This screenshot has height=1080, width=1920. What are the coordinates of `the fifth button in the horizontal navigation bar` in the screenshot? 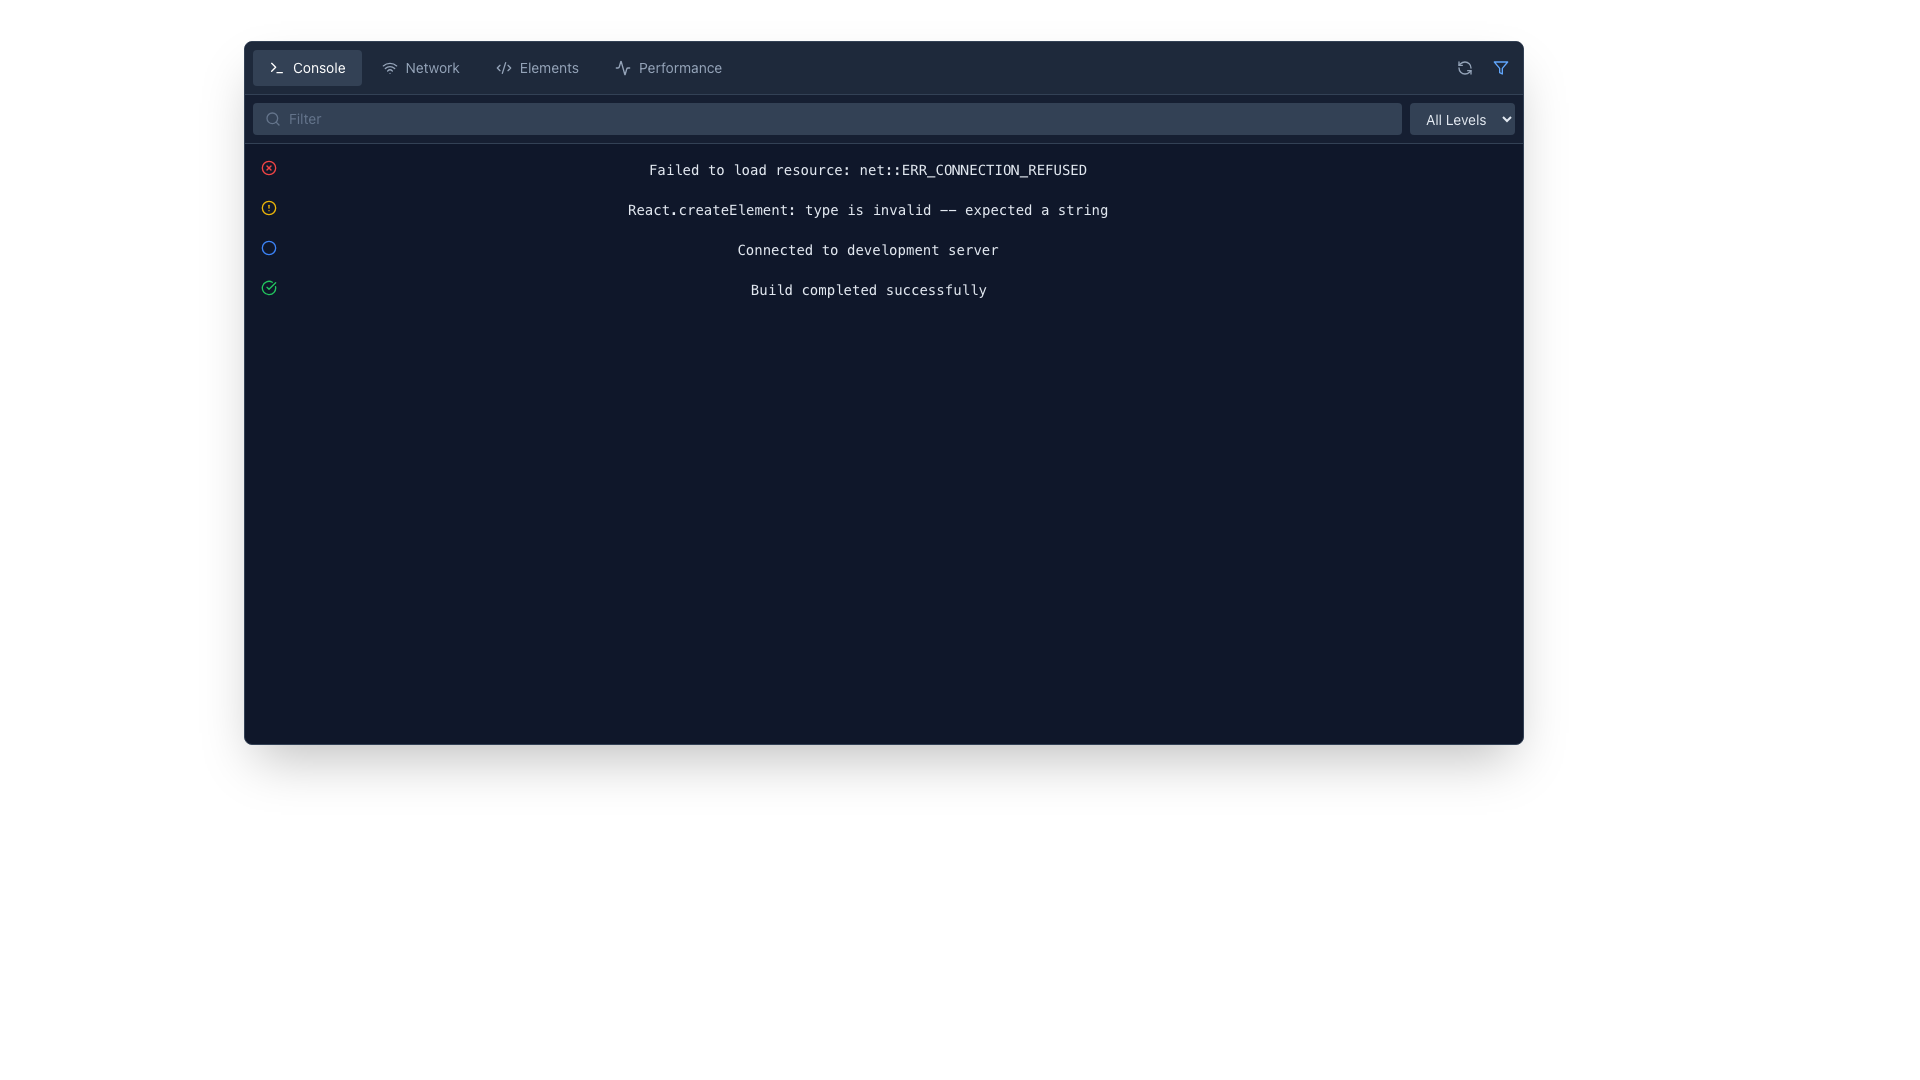 It's located at (668, 67).